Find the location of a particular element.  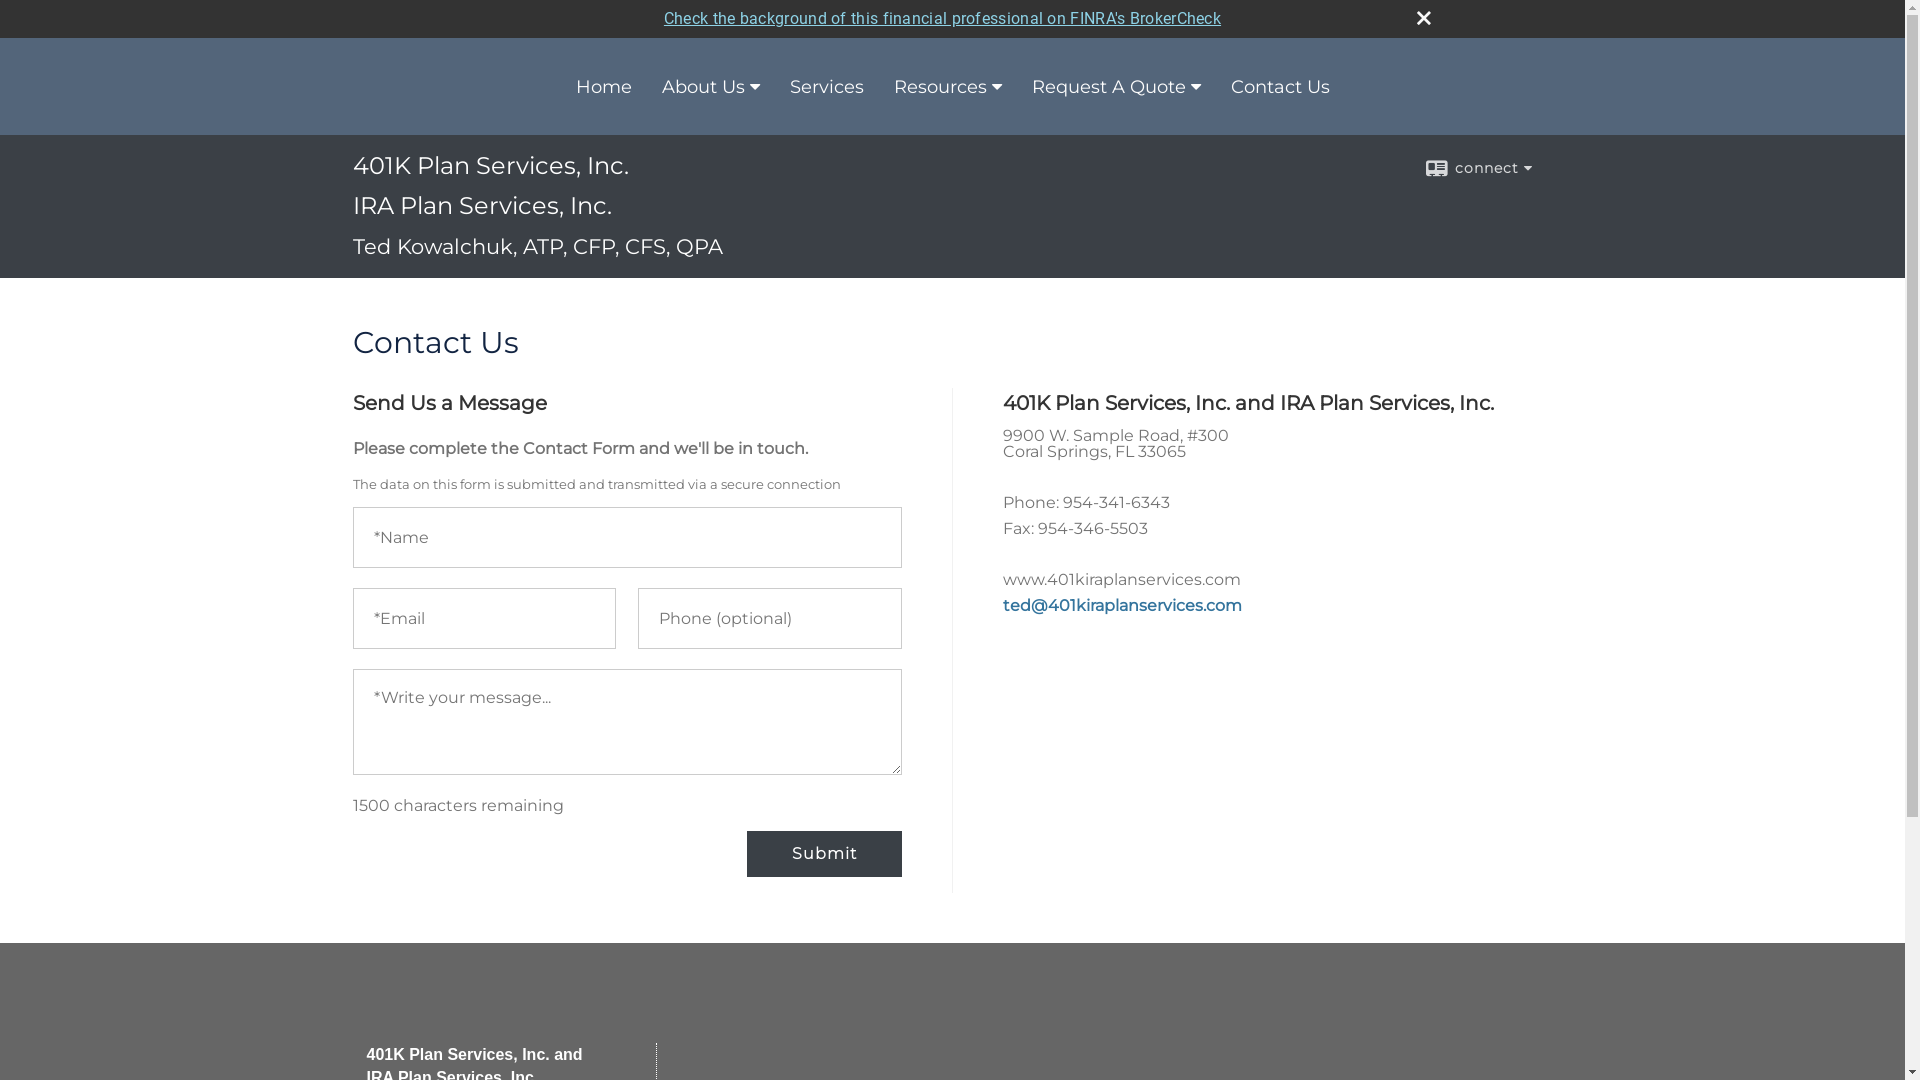

'Contact Us' is located at coordinates (1280, 86).